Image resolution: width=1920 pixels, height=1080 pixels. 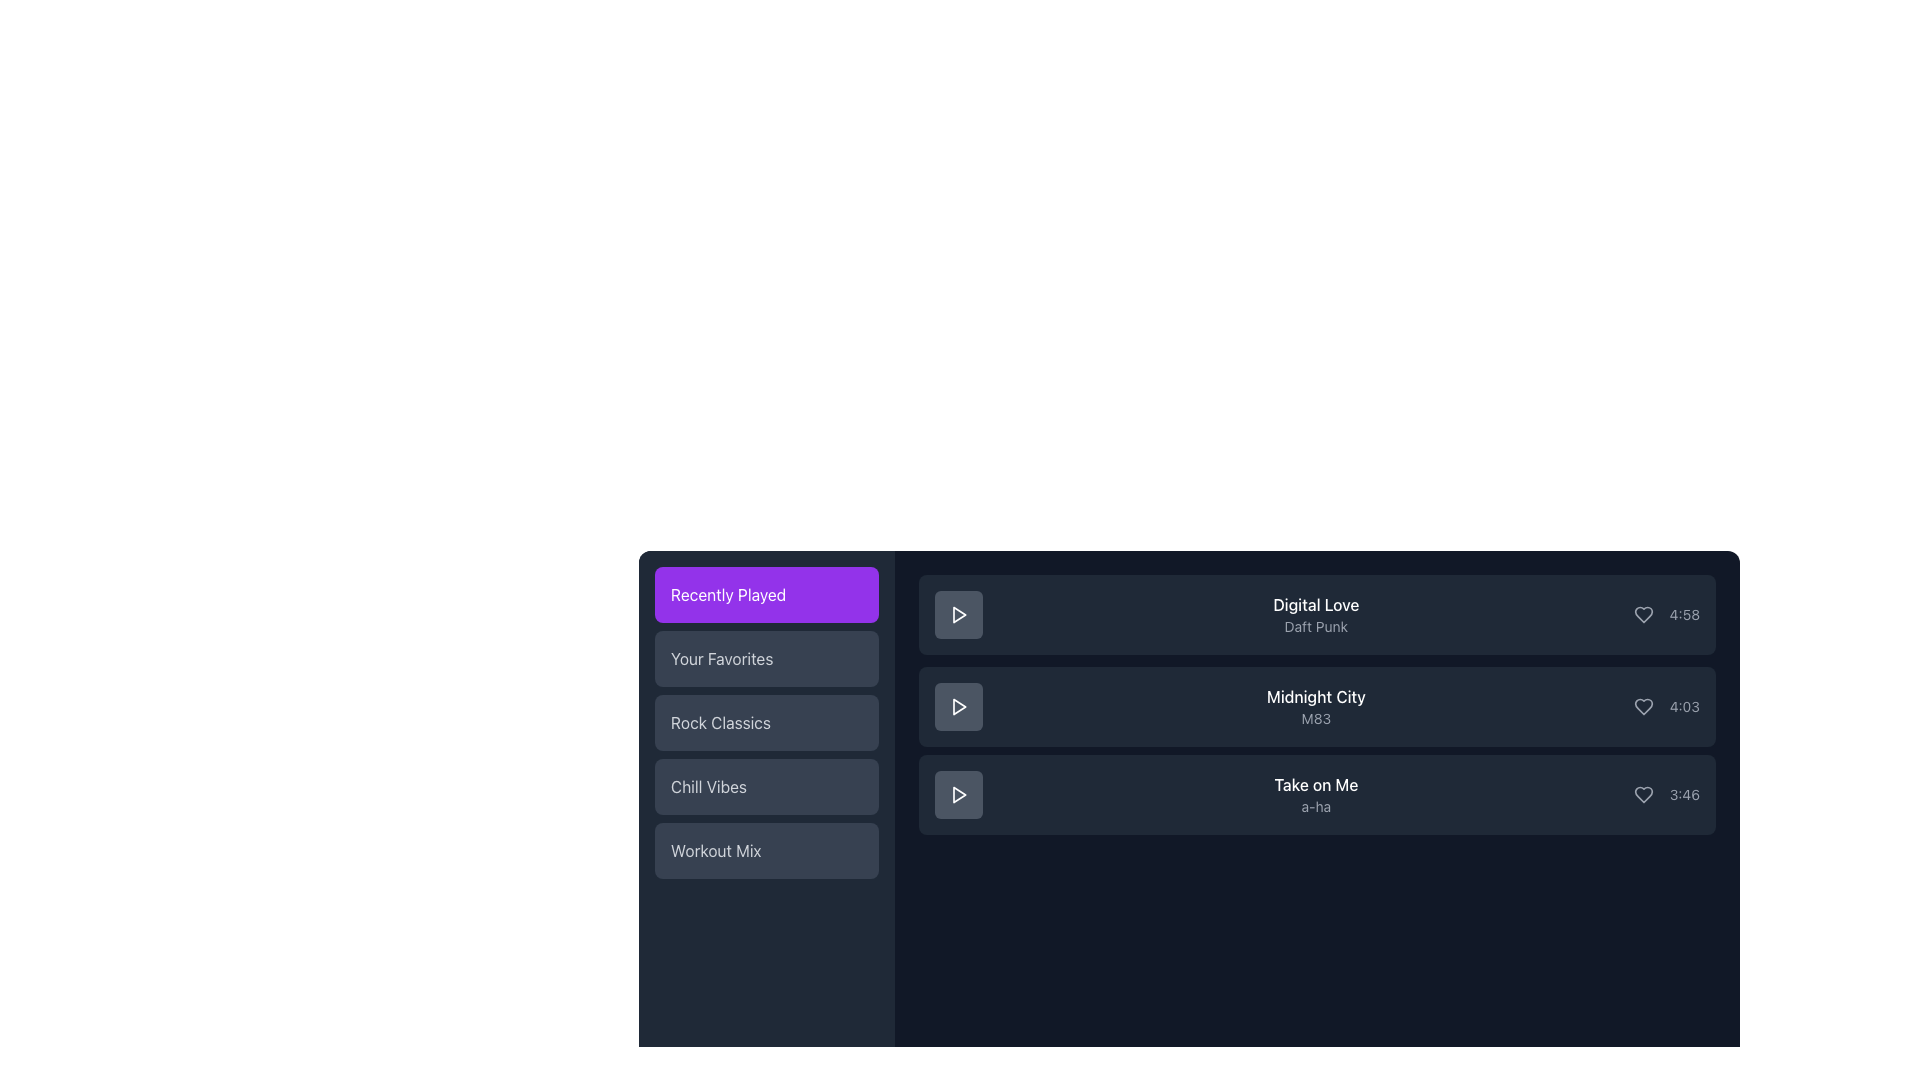 I want to click on the song title and artist display, which is the first song block in the horizontal list, located to the right of the play button and to the left of the duration text '4:58', so click(x=1316, y=613).